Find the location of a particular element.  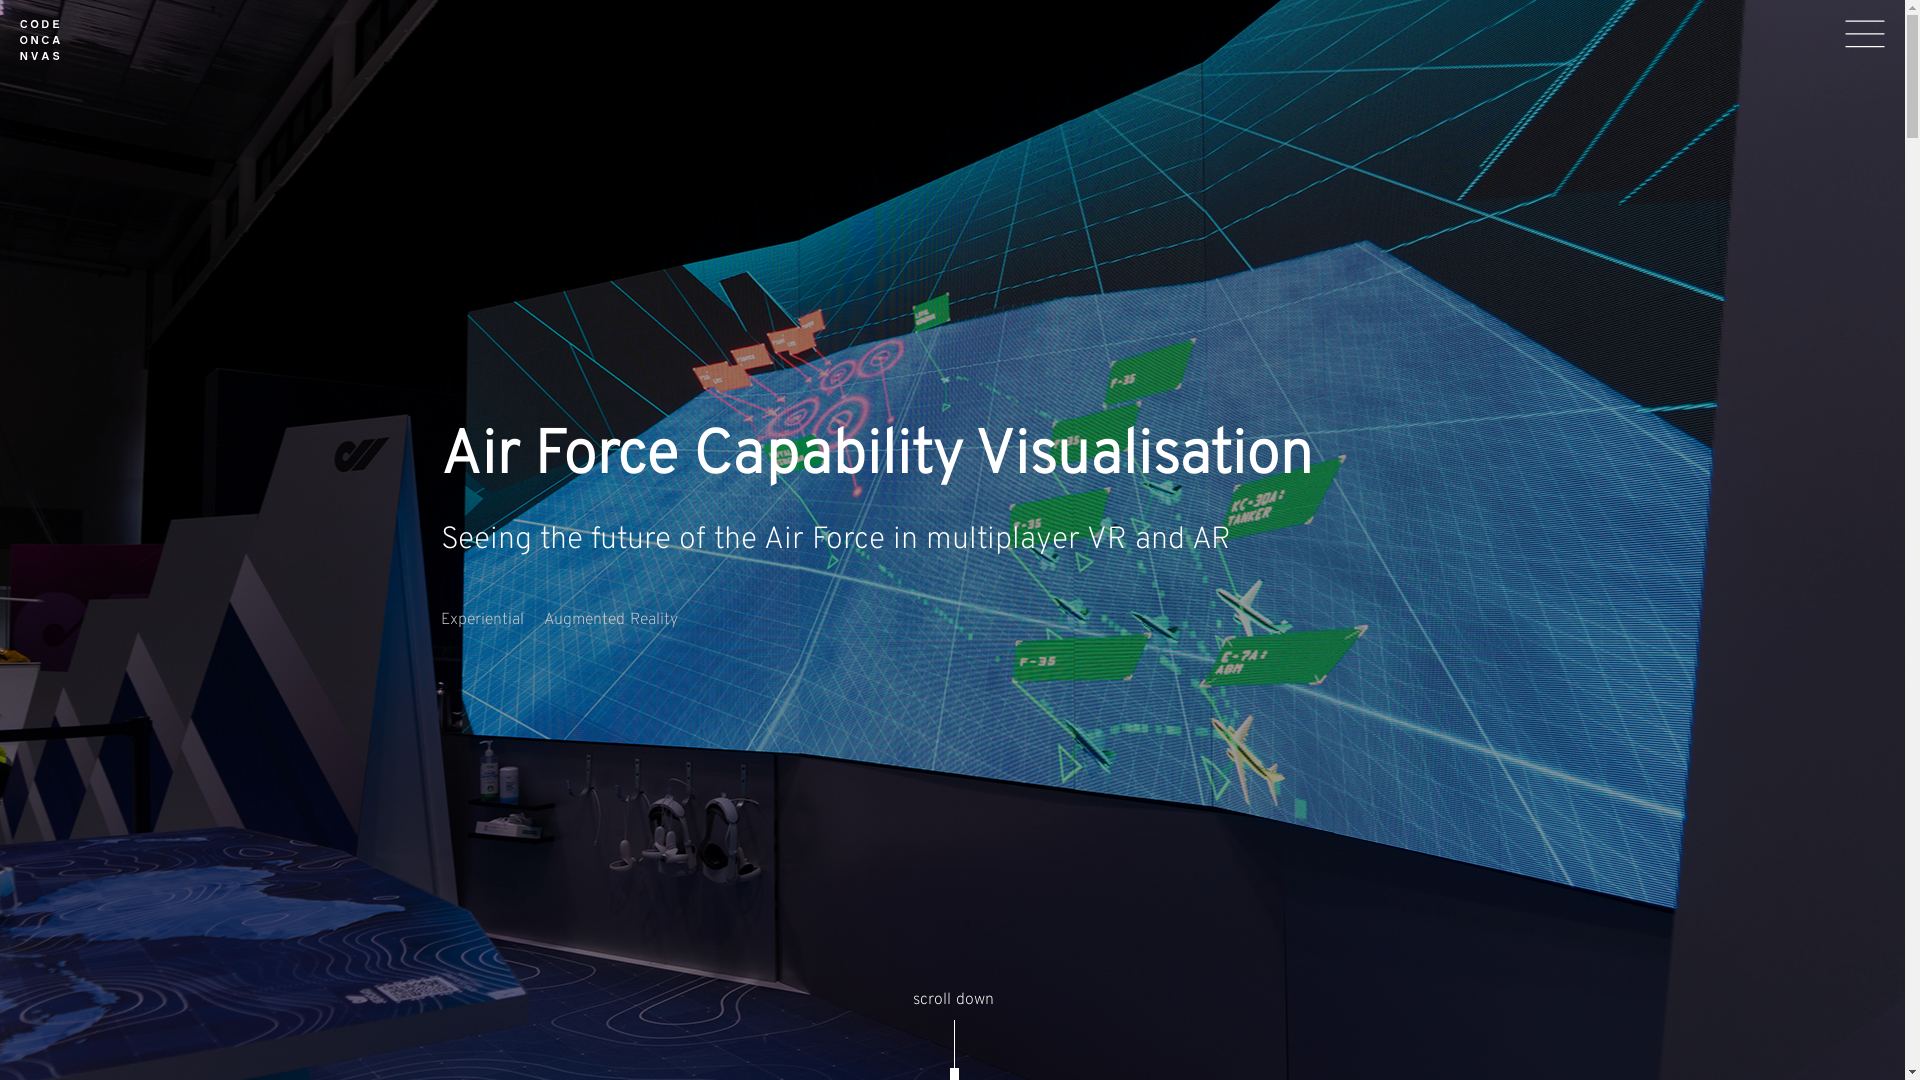

'Augmented Reality' is located at coordinates (543, 619).